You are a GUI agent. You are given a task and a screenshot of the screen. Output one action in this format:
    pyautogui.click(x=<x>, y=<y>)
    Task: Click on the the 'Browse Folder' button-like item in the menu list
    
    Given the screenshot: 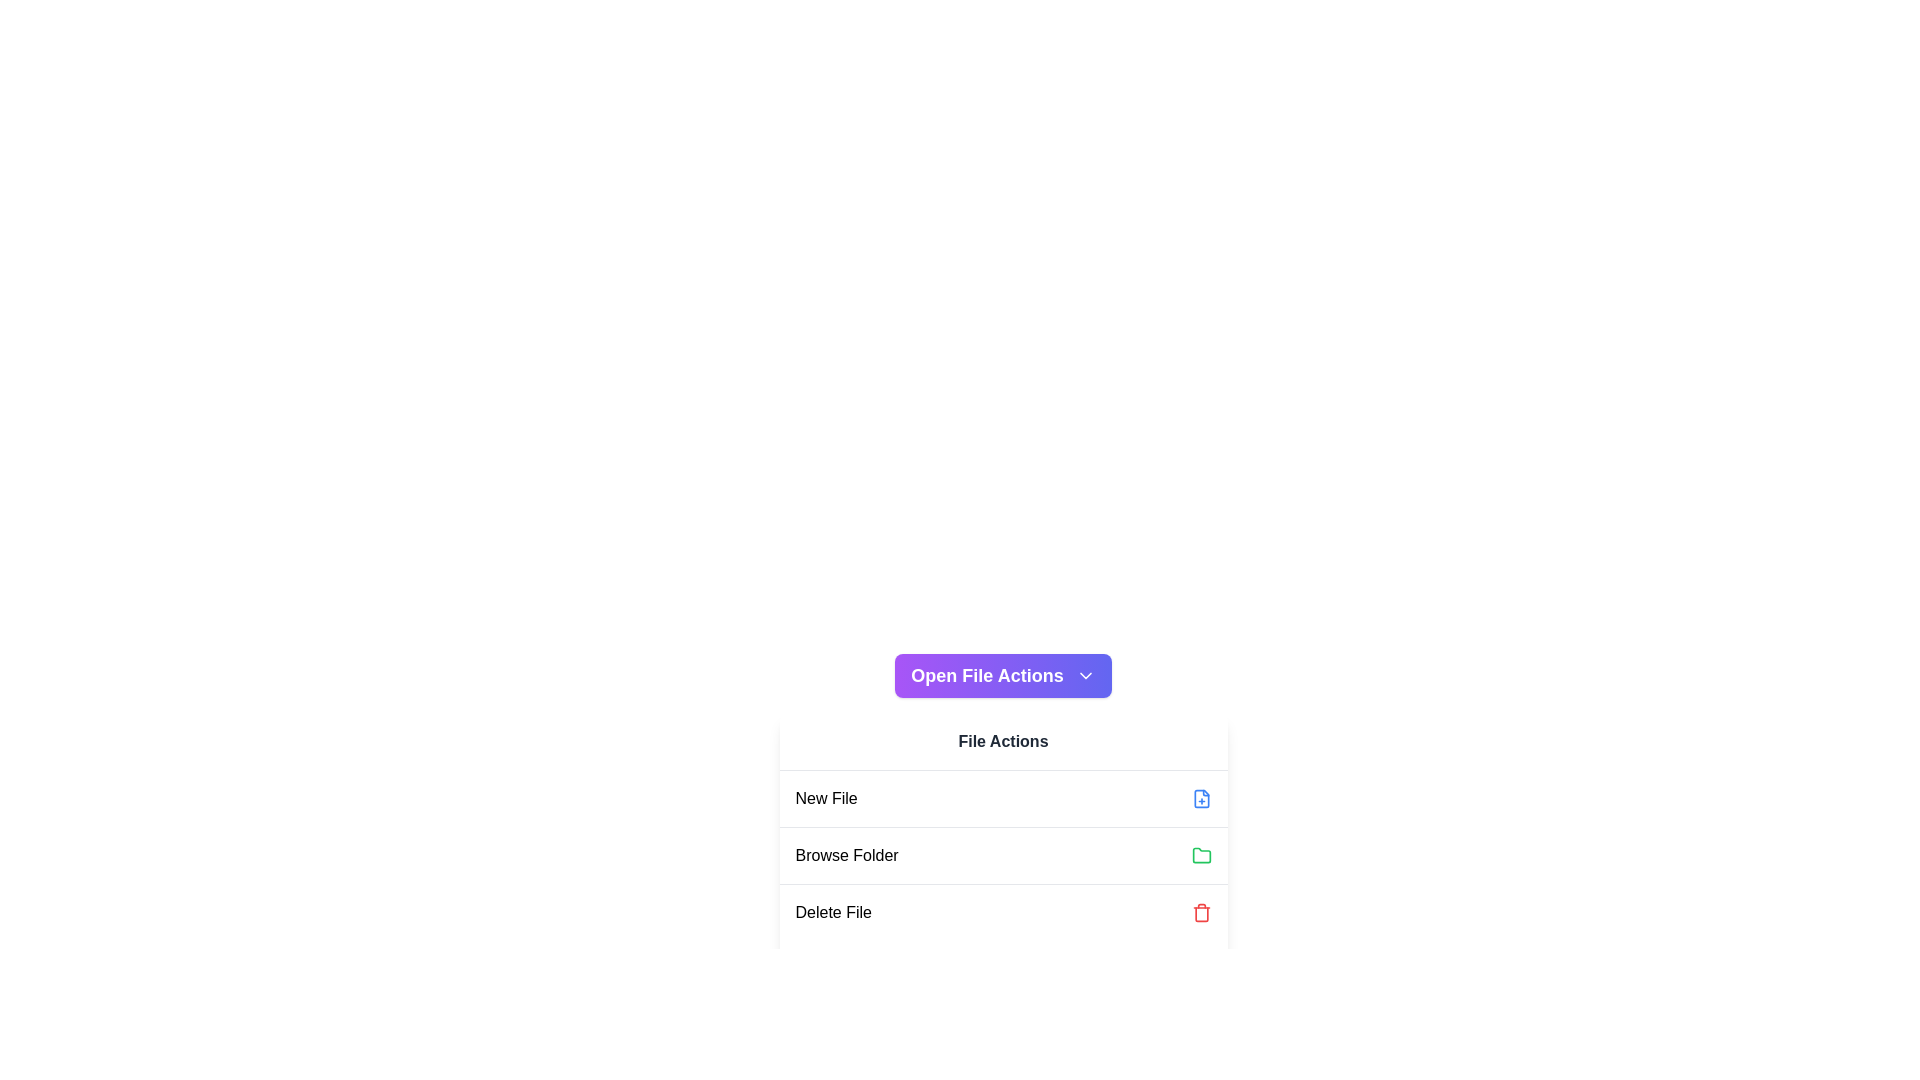 What is the action you would take?
    pyautogui.click(x=1003, y=855)
    